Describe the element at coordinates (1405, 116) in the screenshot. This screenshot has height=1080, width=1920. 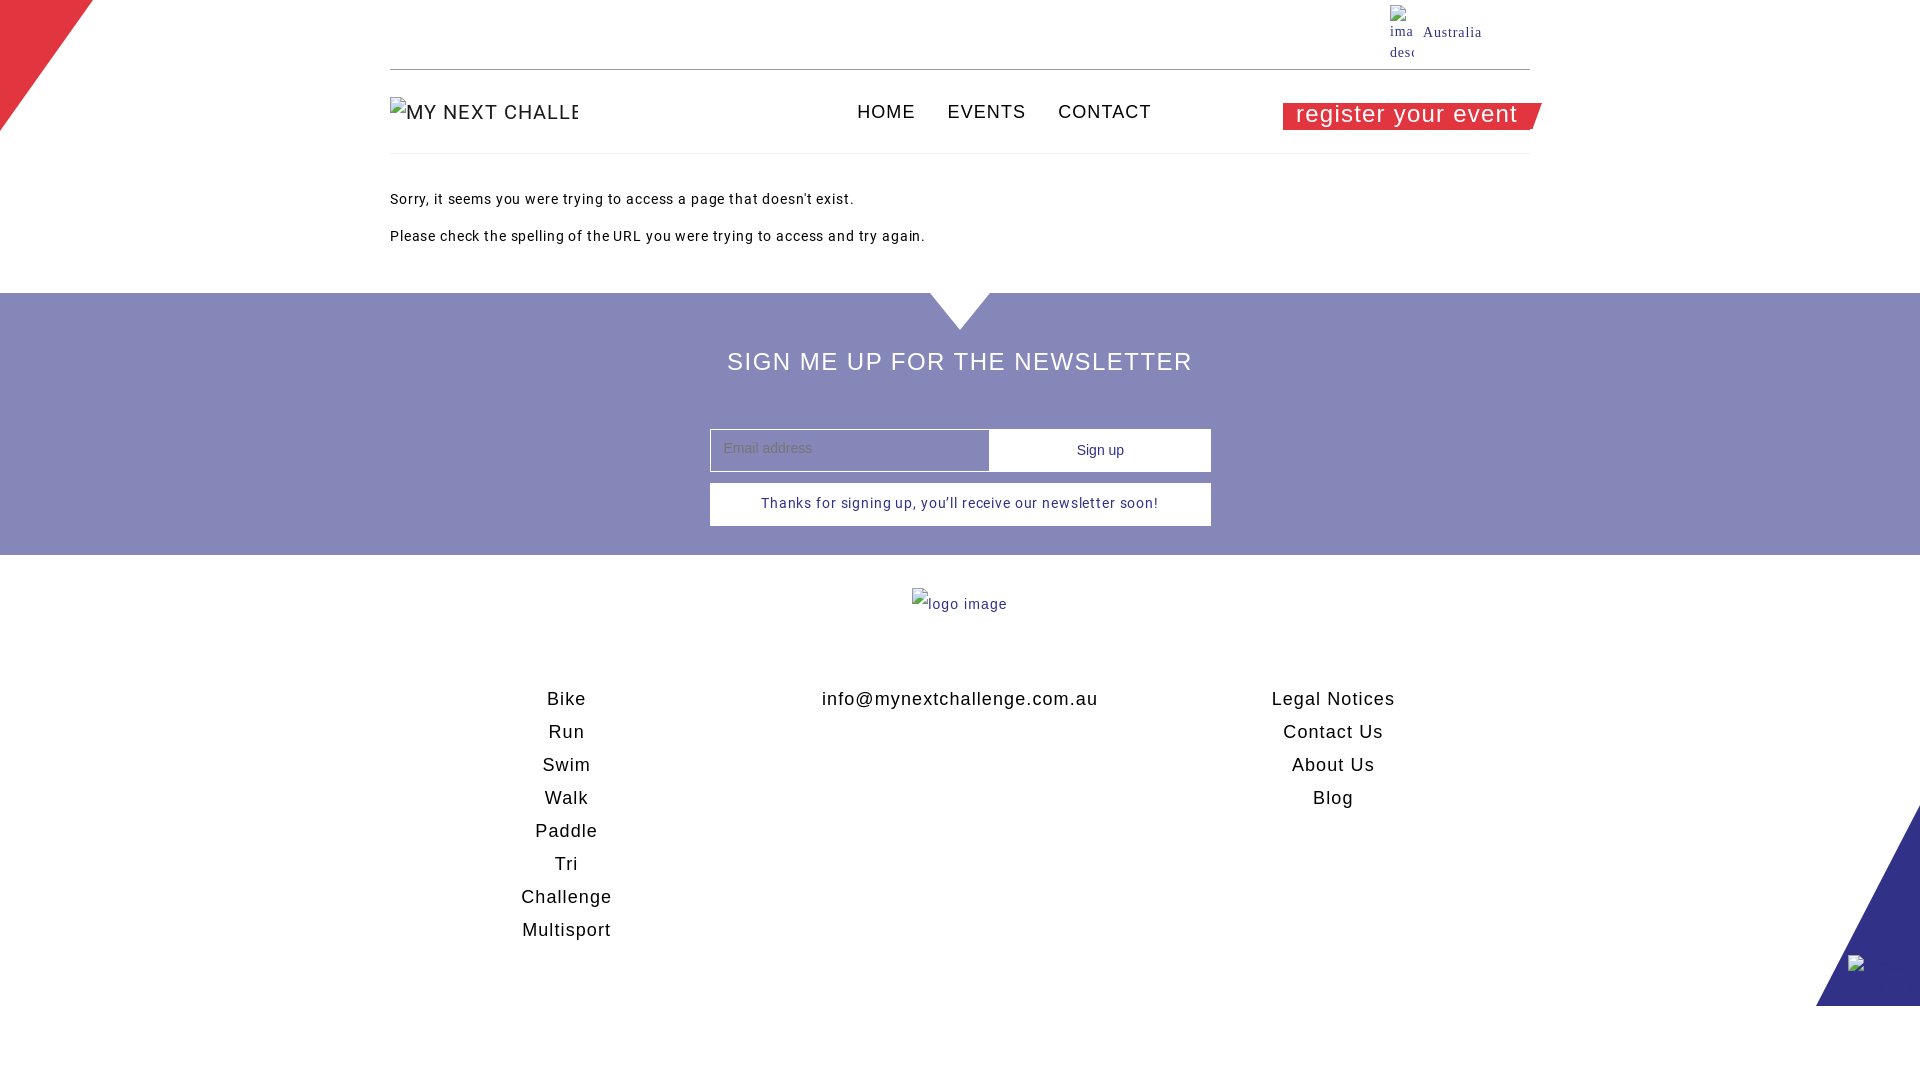
I see `'register your event'` at that location.